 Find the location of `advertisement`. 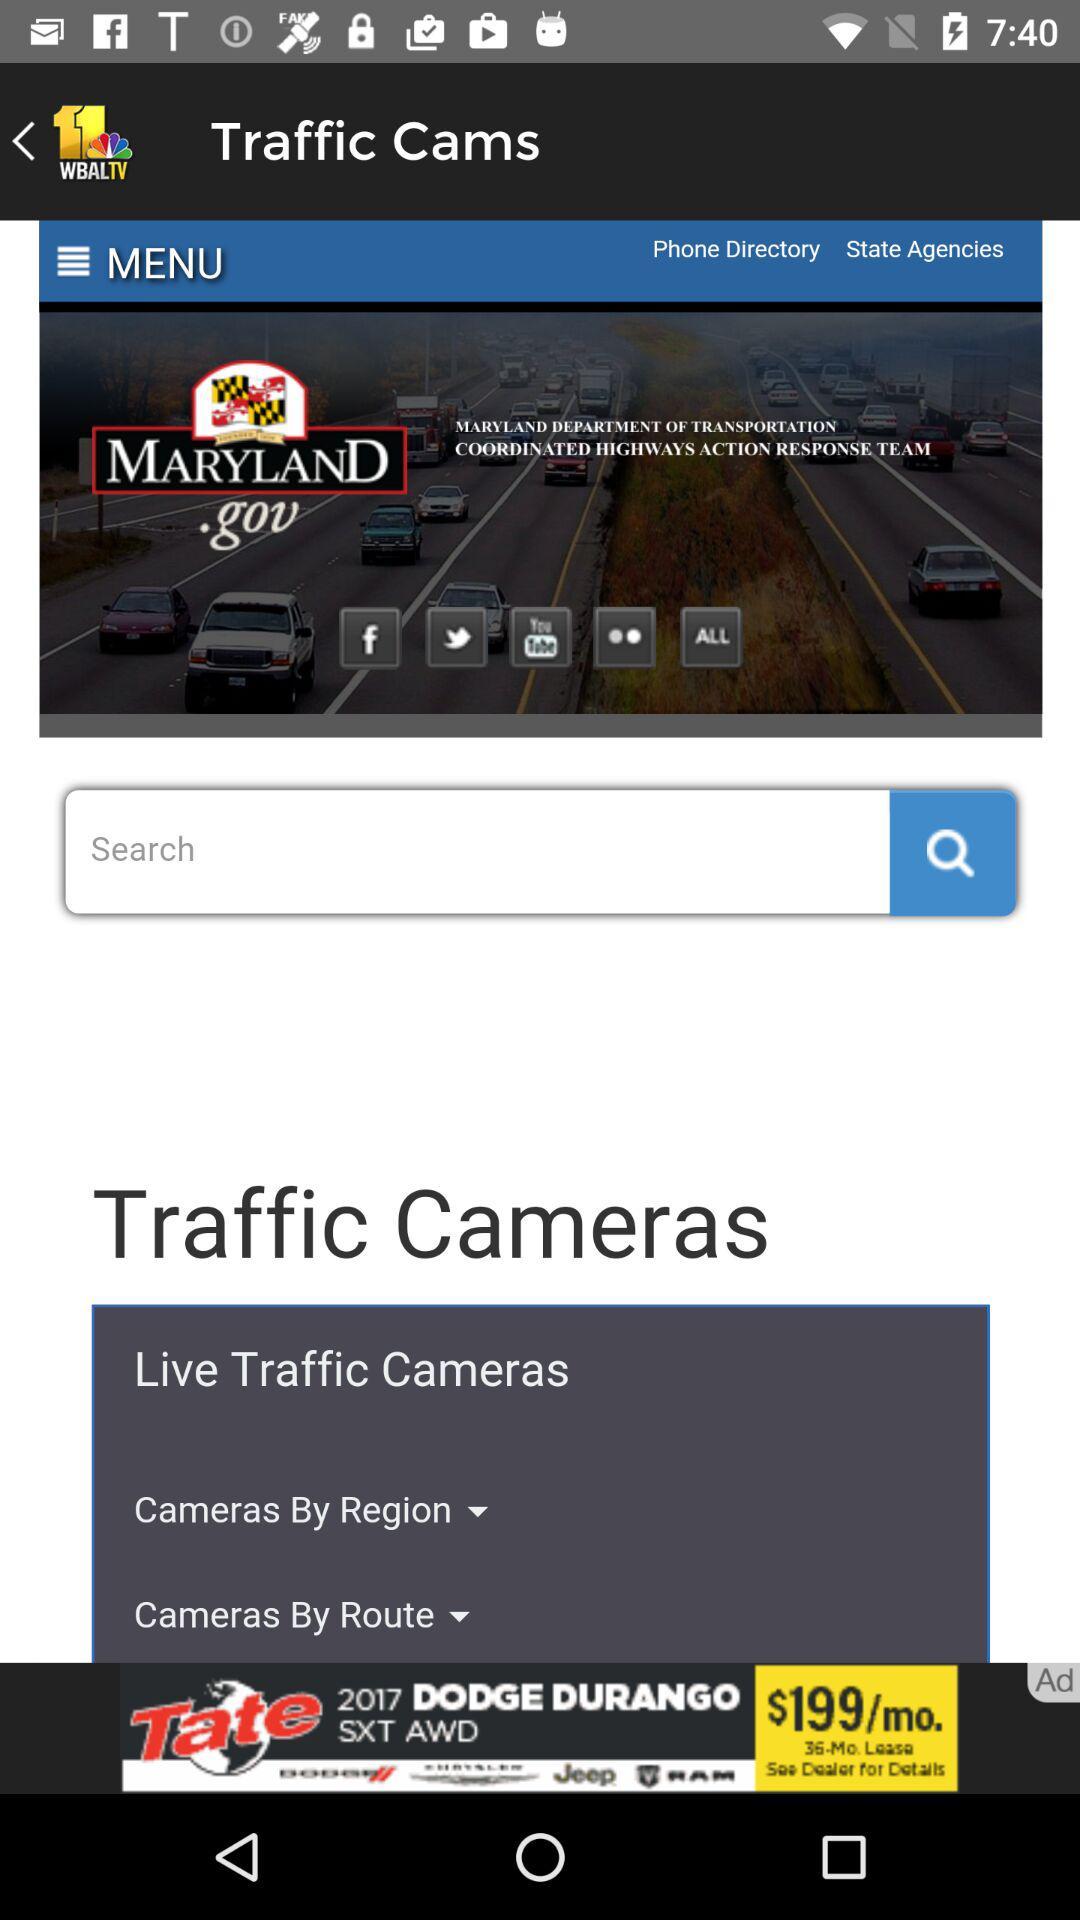

advertisement is located at coordinates (540, 1727).